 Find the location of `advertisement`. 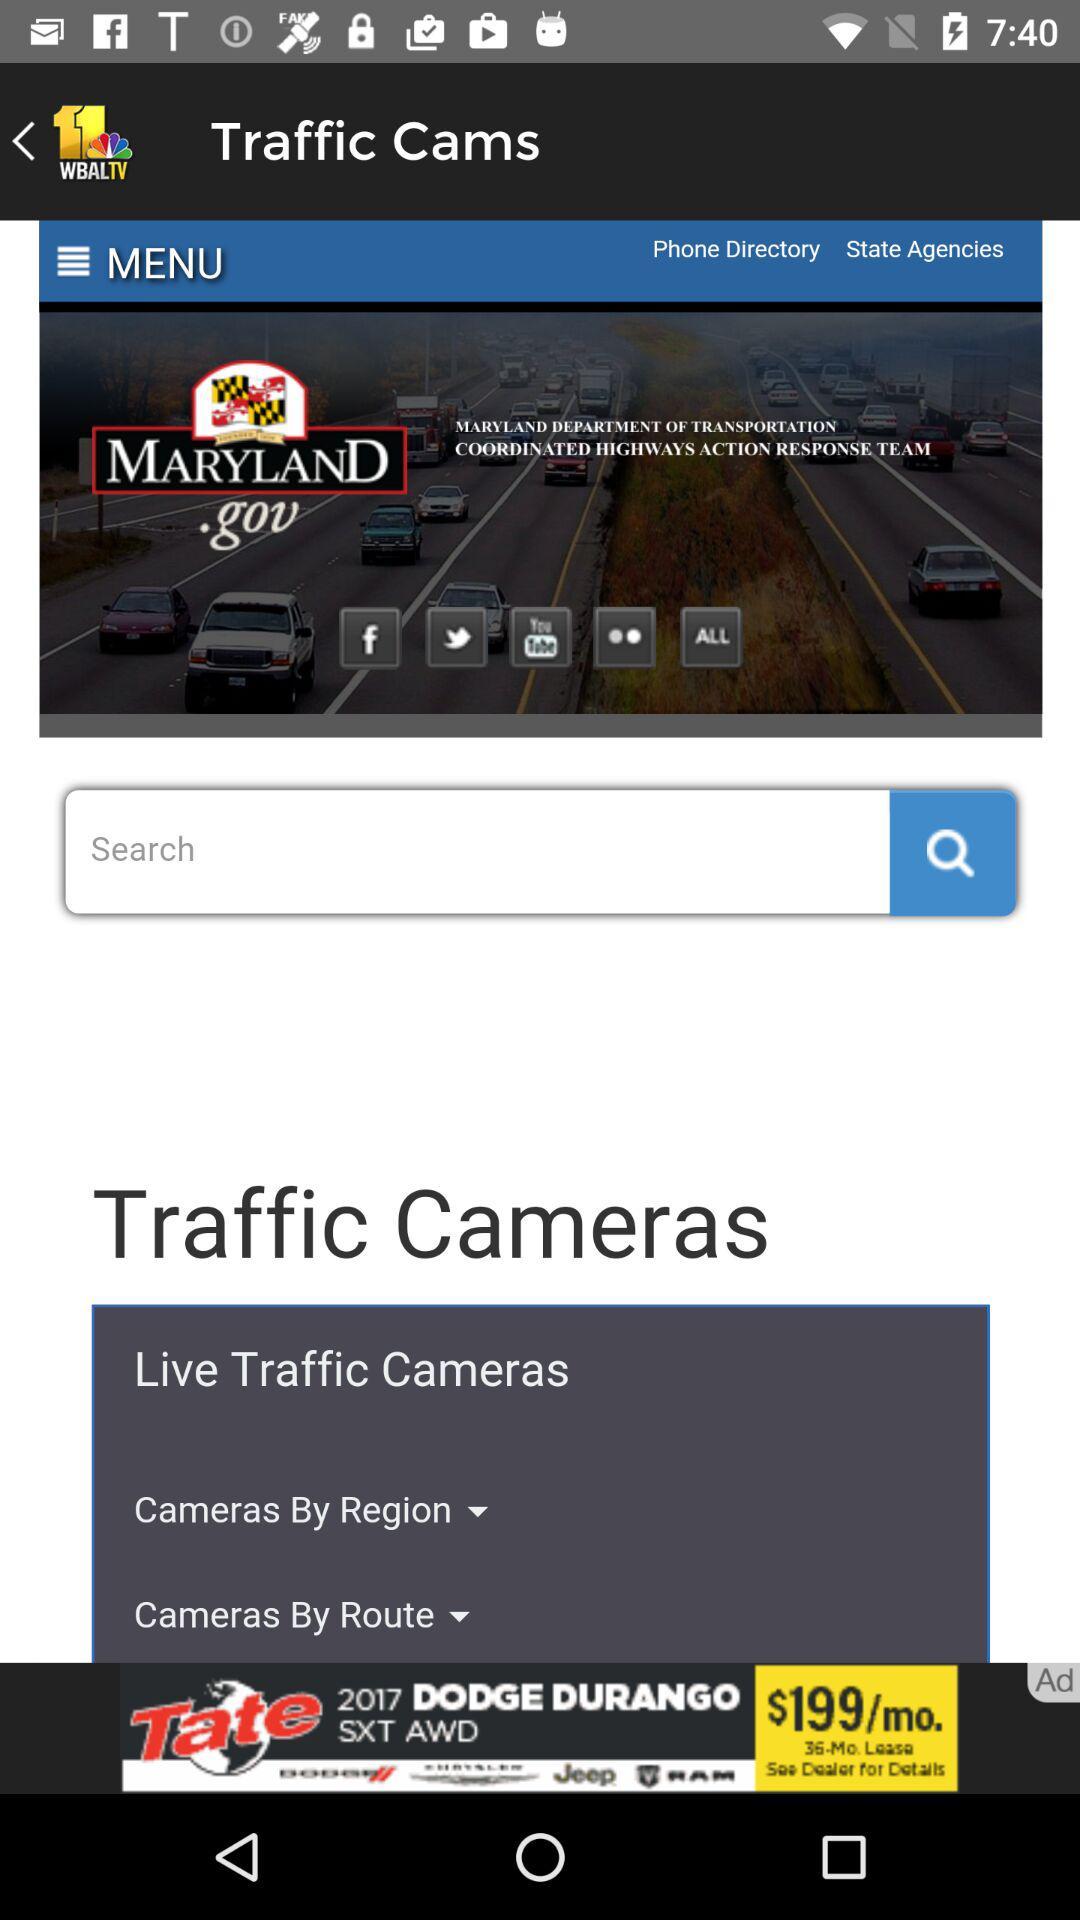

advertisement is located at coordinates (540, 1727).